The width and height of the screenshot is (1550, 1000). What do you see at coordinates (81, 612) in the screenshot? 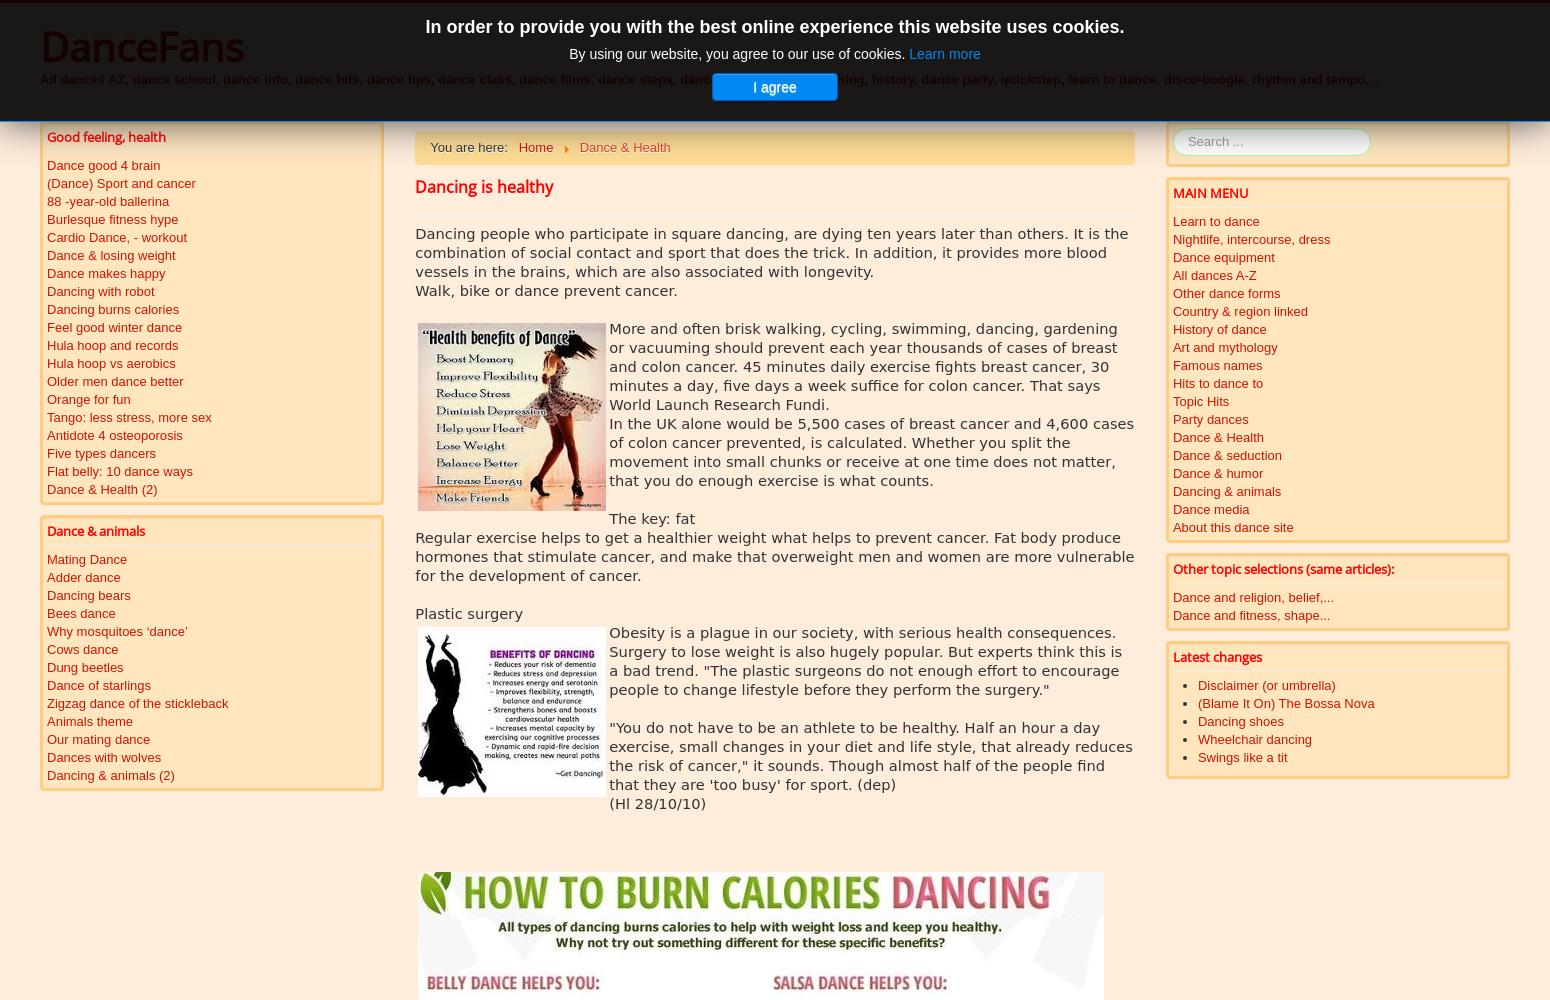
I see `'Bees dance'` at bounding box center [81, 612].